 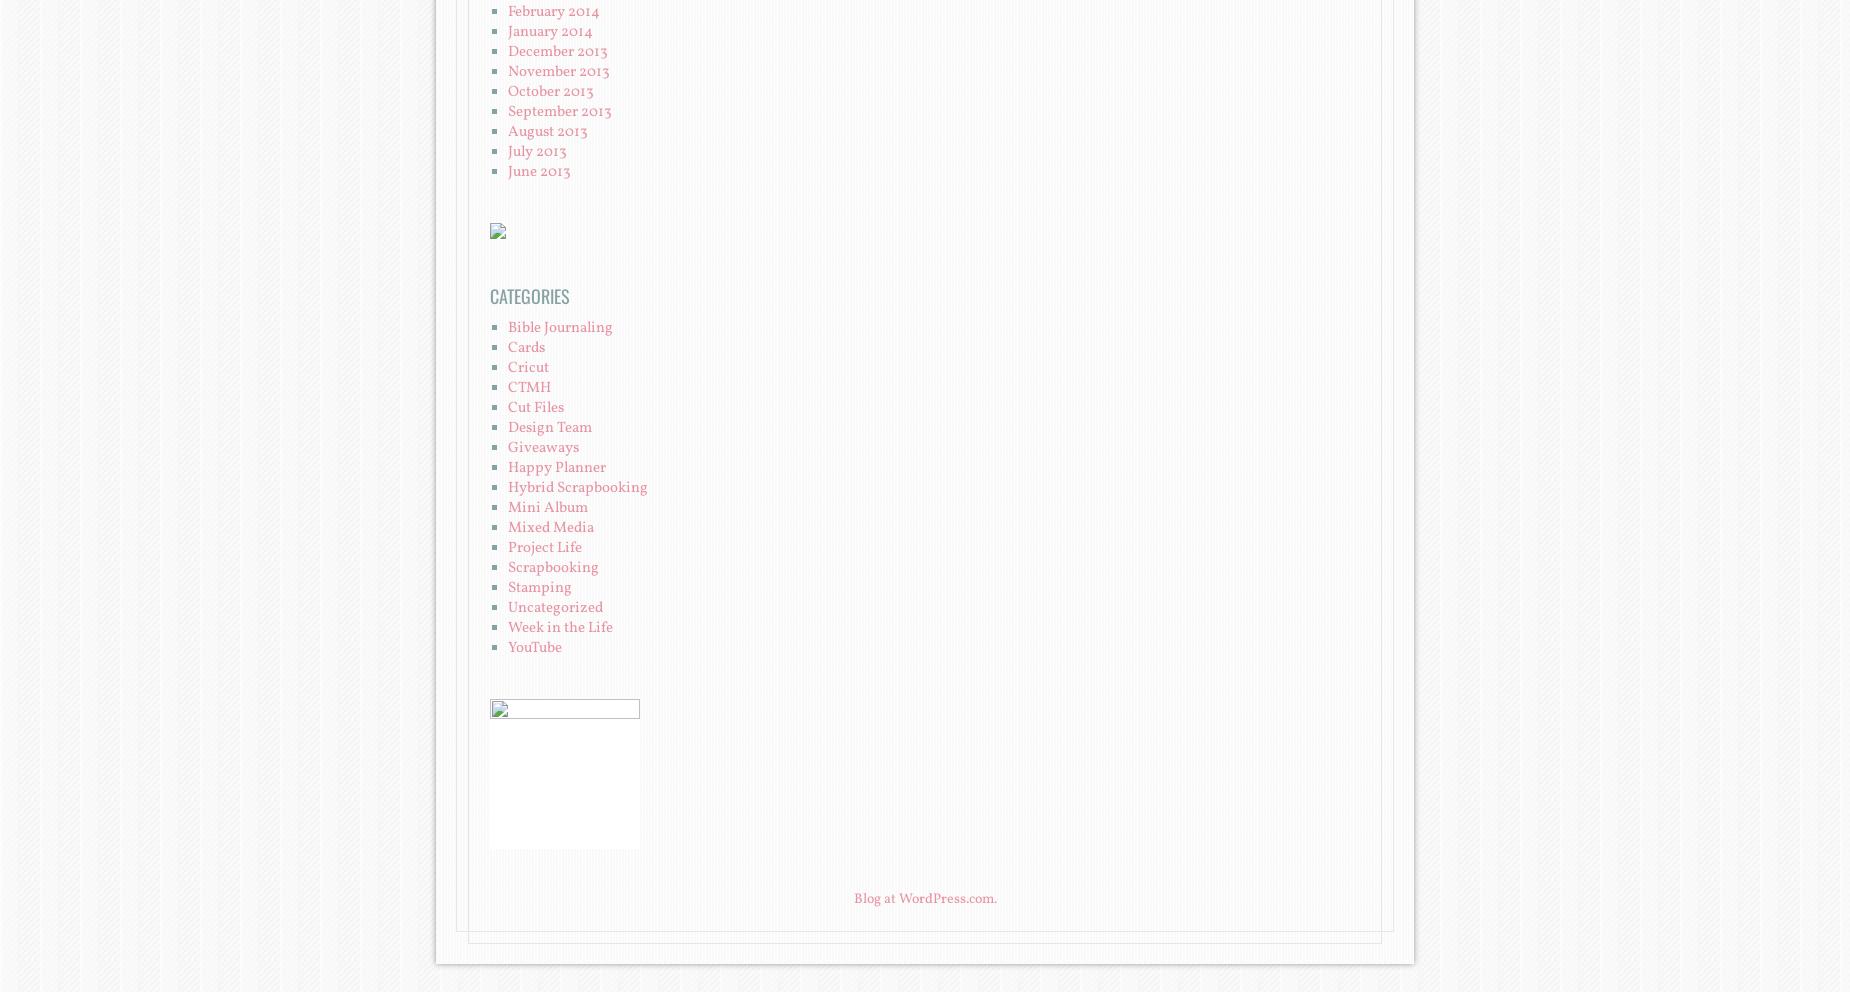 I want to click on 'Cut Files', so click(x=535, y=407).